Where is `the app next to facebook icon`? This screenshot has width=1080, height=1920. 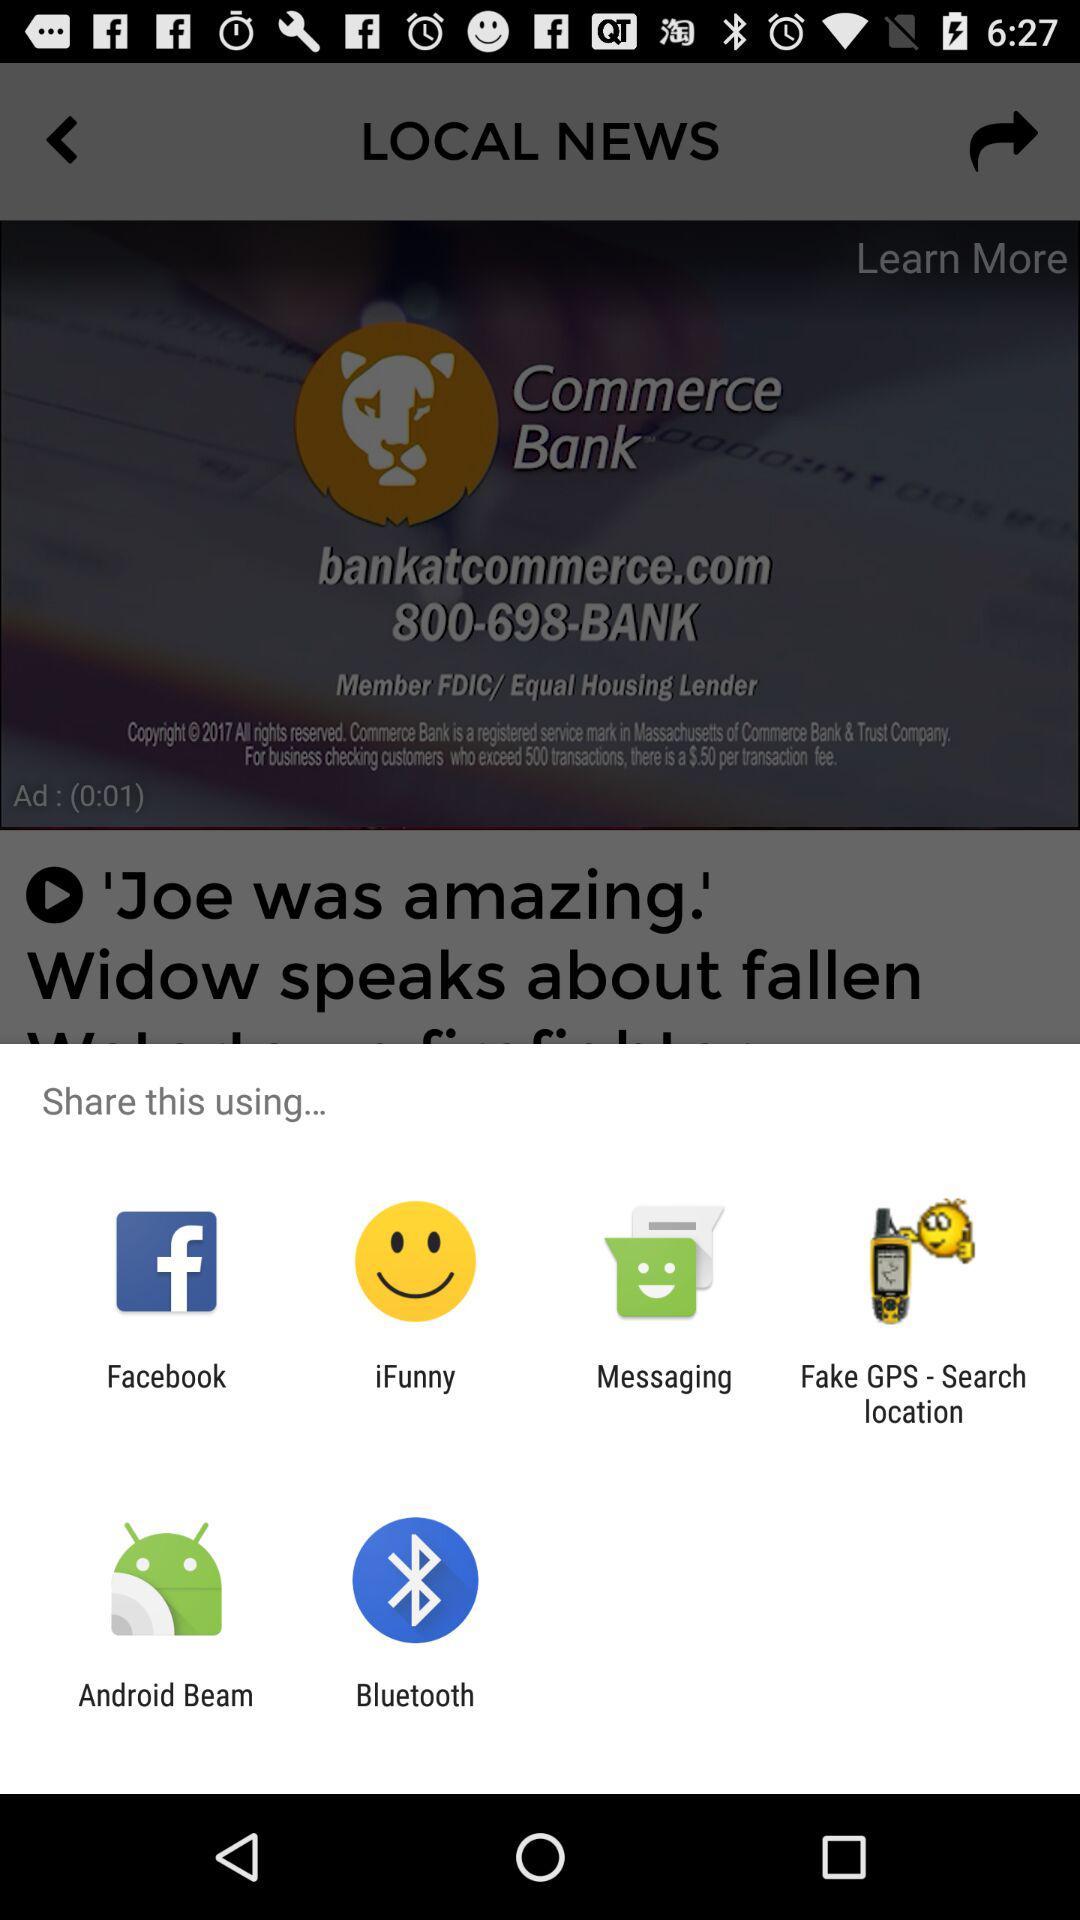 the app next to facebook icon is located at coordinates (414, 1392).